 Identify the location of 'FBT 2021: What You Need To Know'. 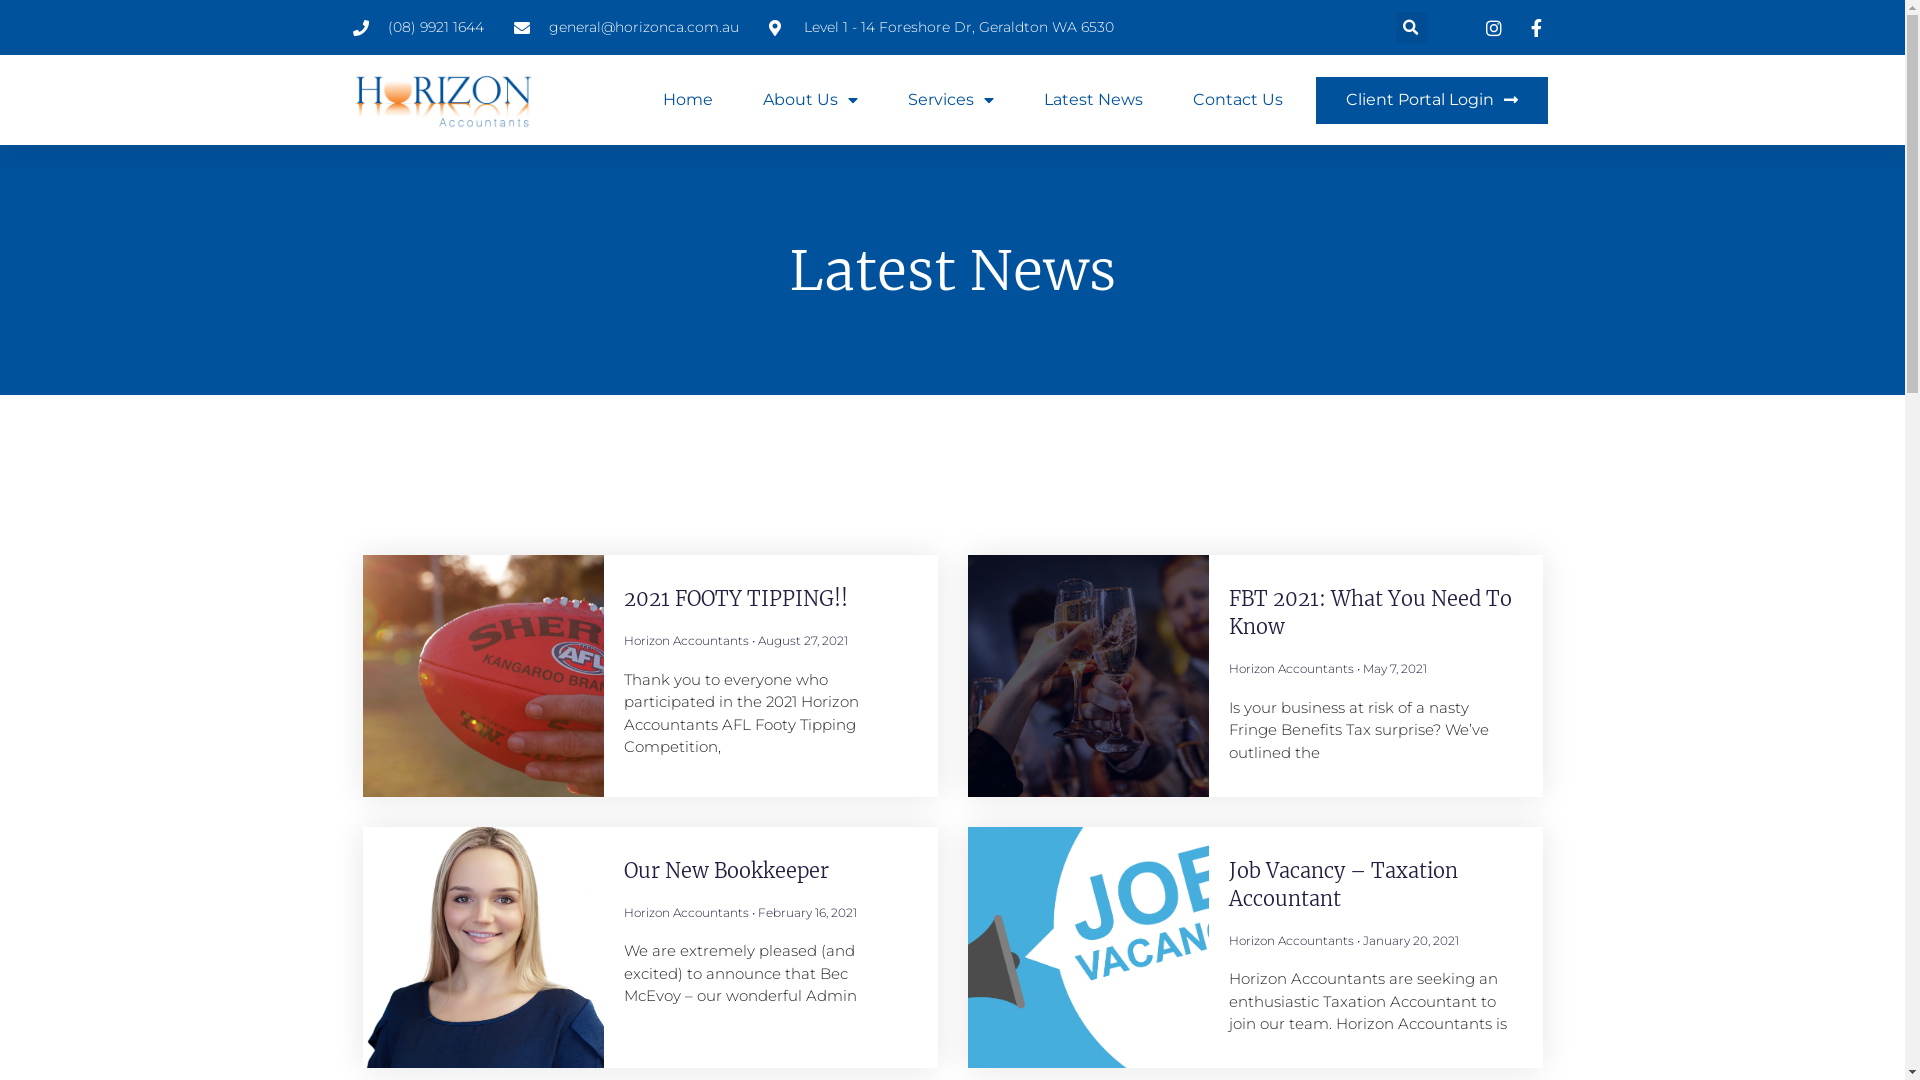
(1369, 611).